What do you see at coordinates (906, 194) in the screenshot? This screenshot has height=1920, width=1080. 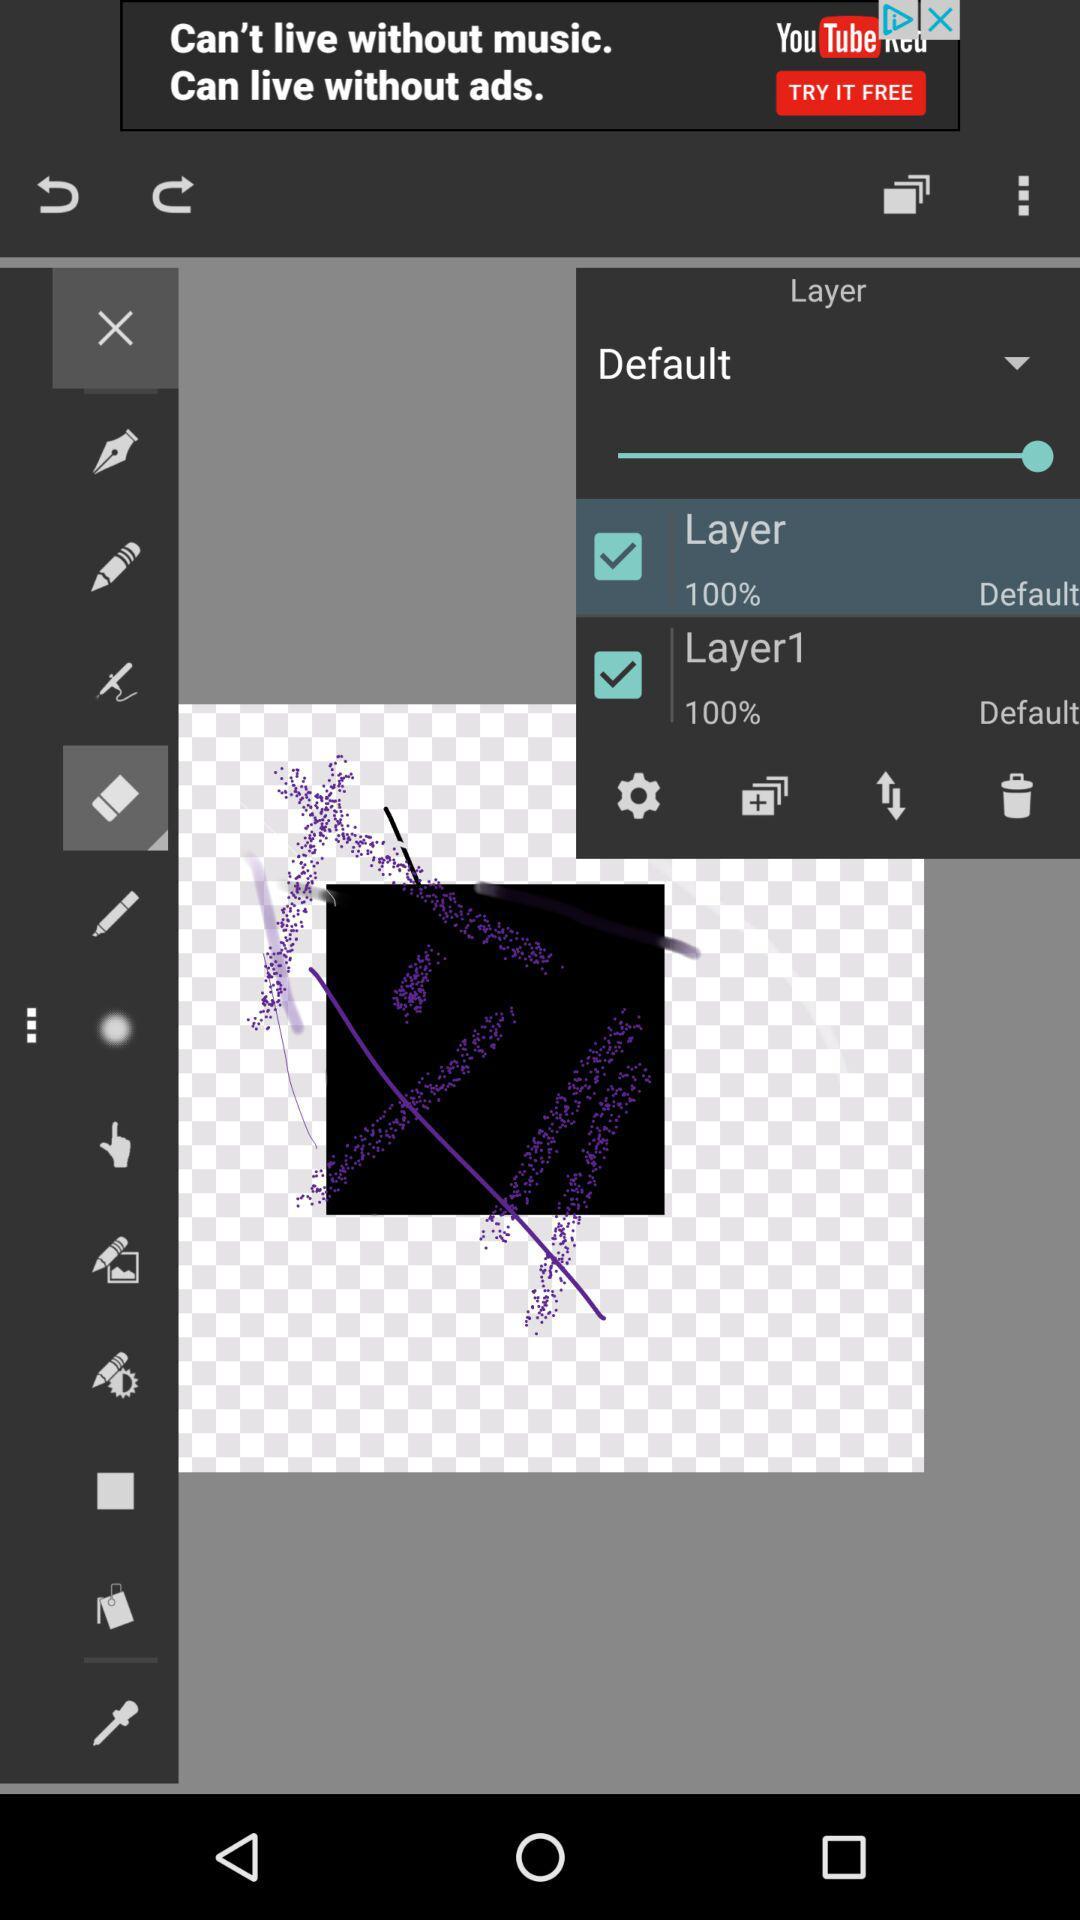 I see `the layers icon` at bounding box center [906, 194].